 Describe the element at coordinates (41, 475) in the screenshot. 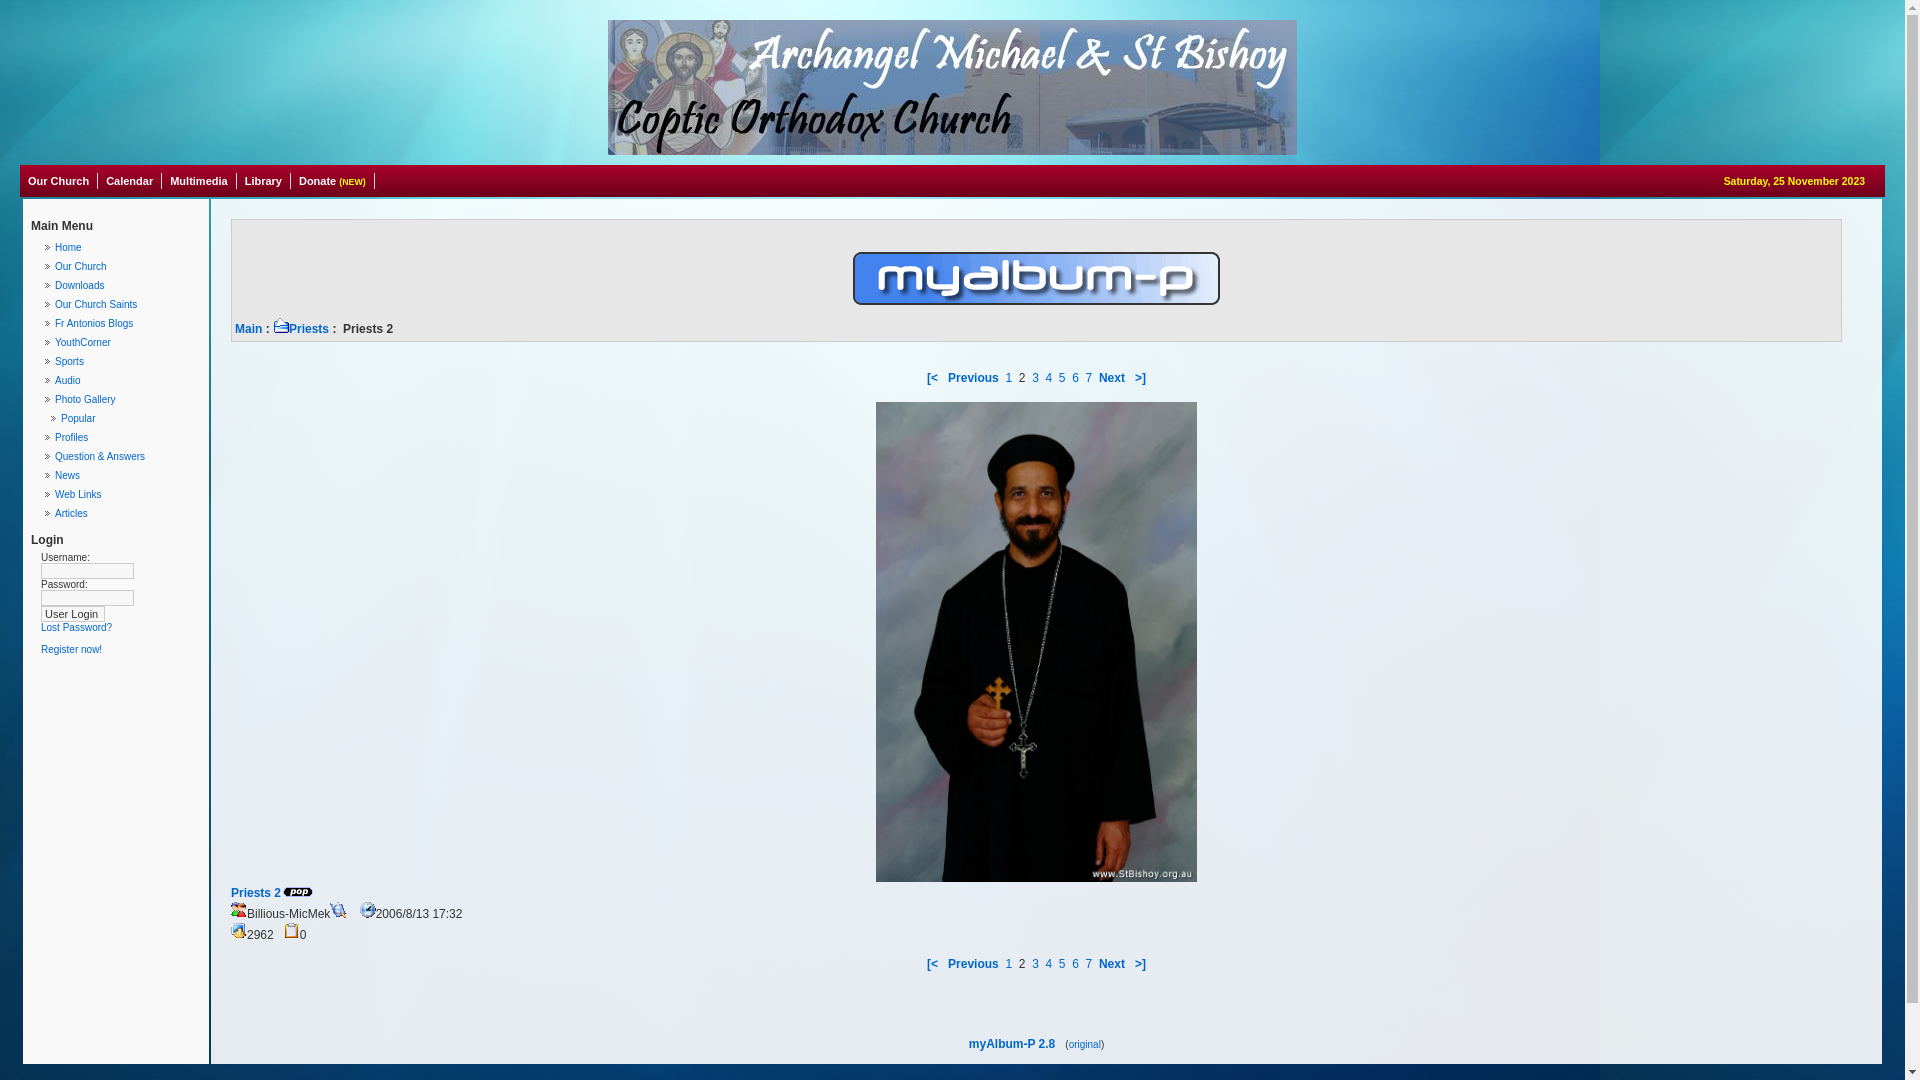

I see `'News'` at that location.